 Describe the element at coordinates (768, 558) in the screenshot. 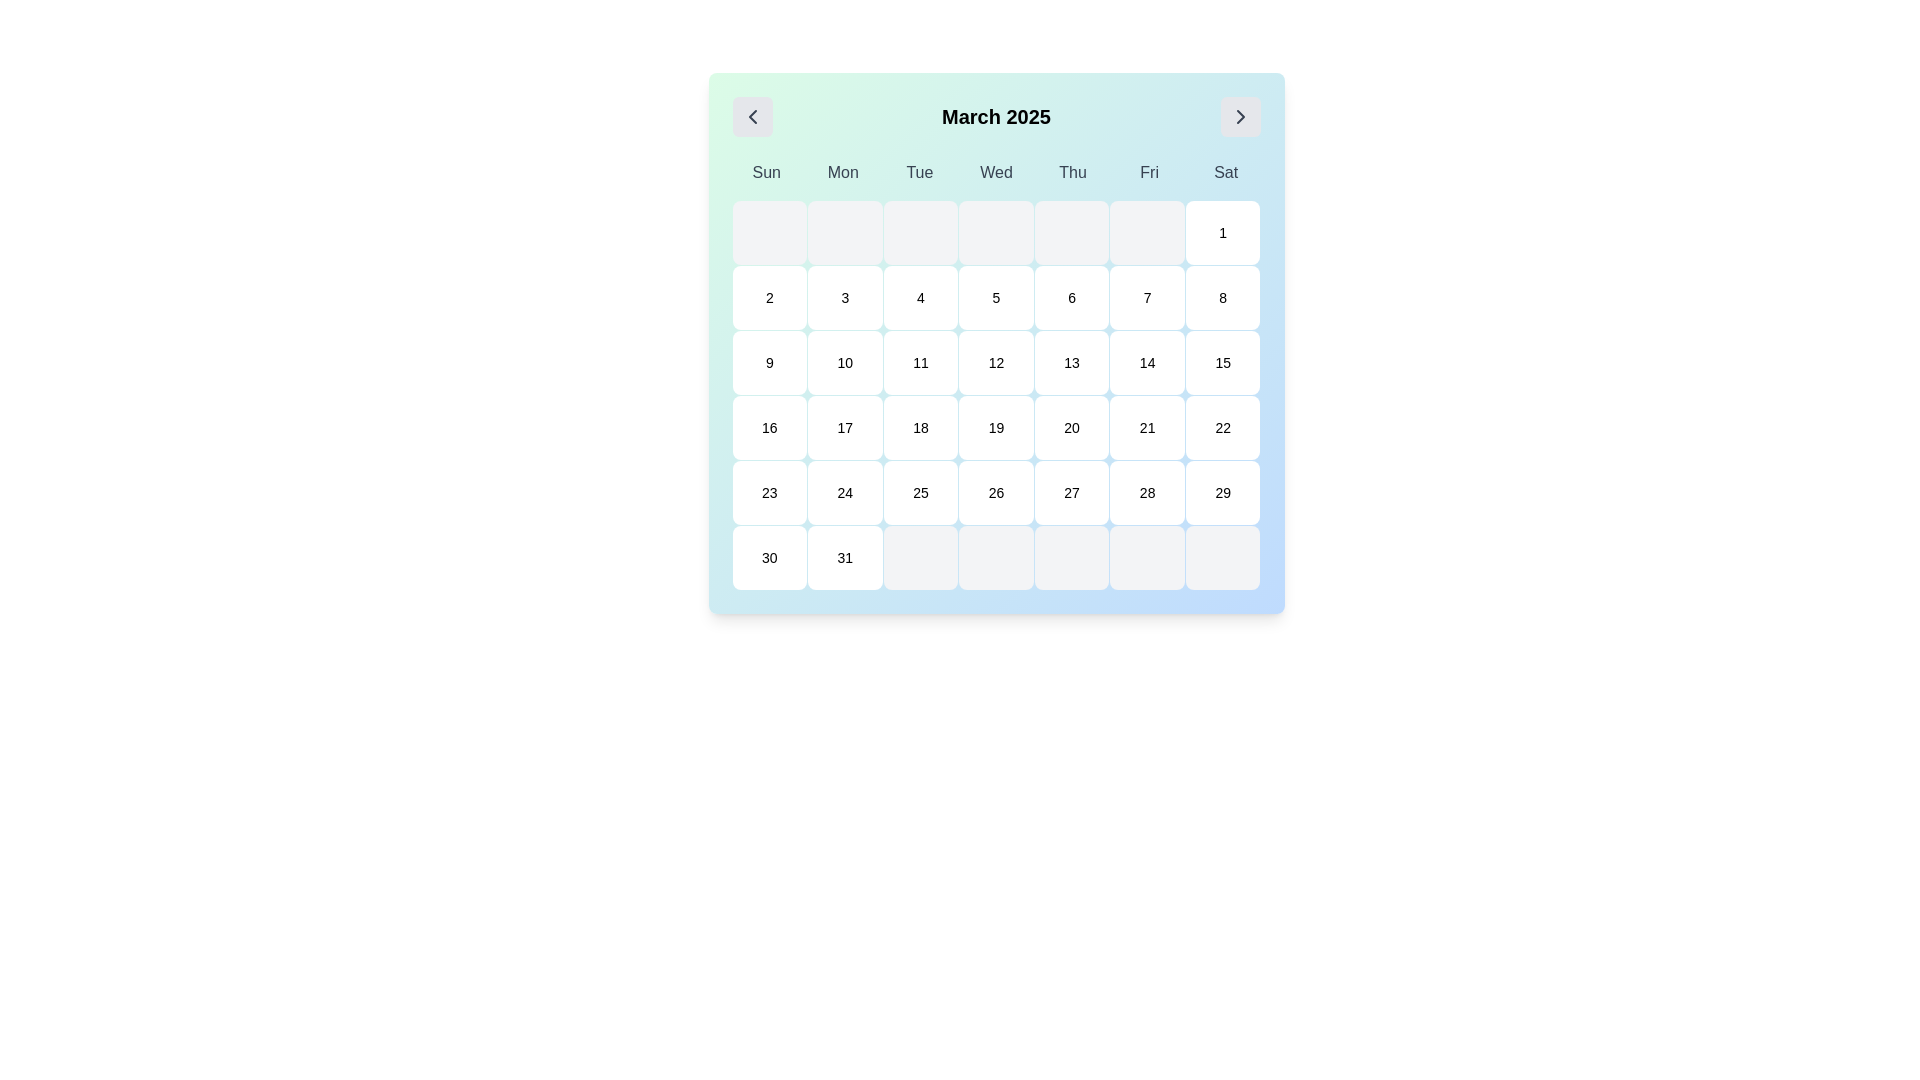

I see `the Interactive calendar day cell displaying the number '30'` at that location.